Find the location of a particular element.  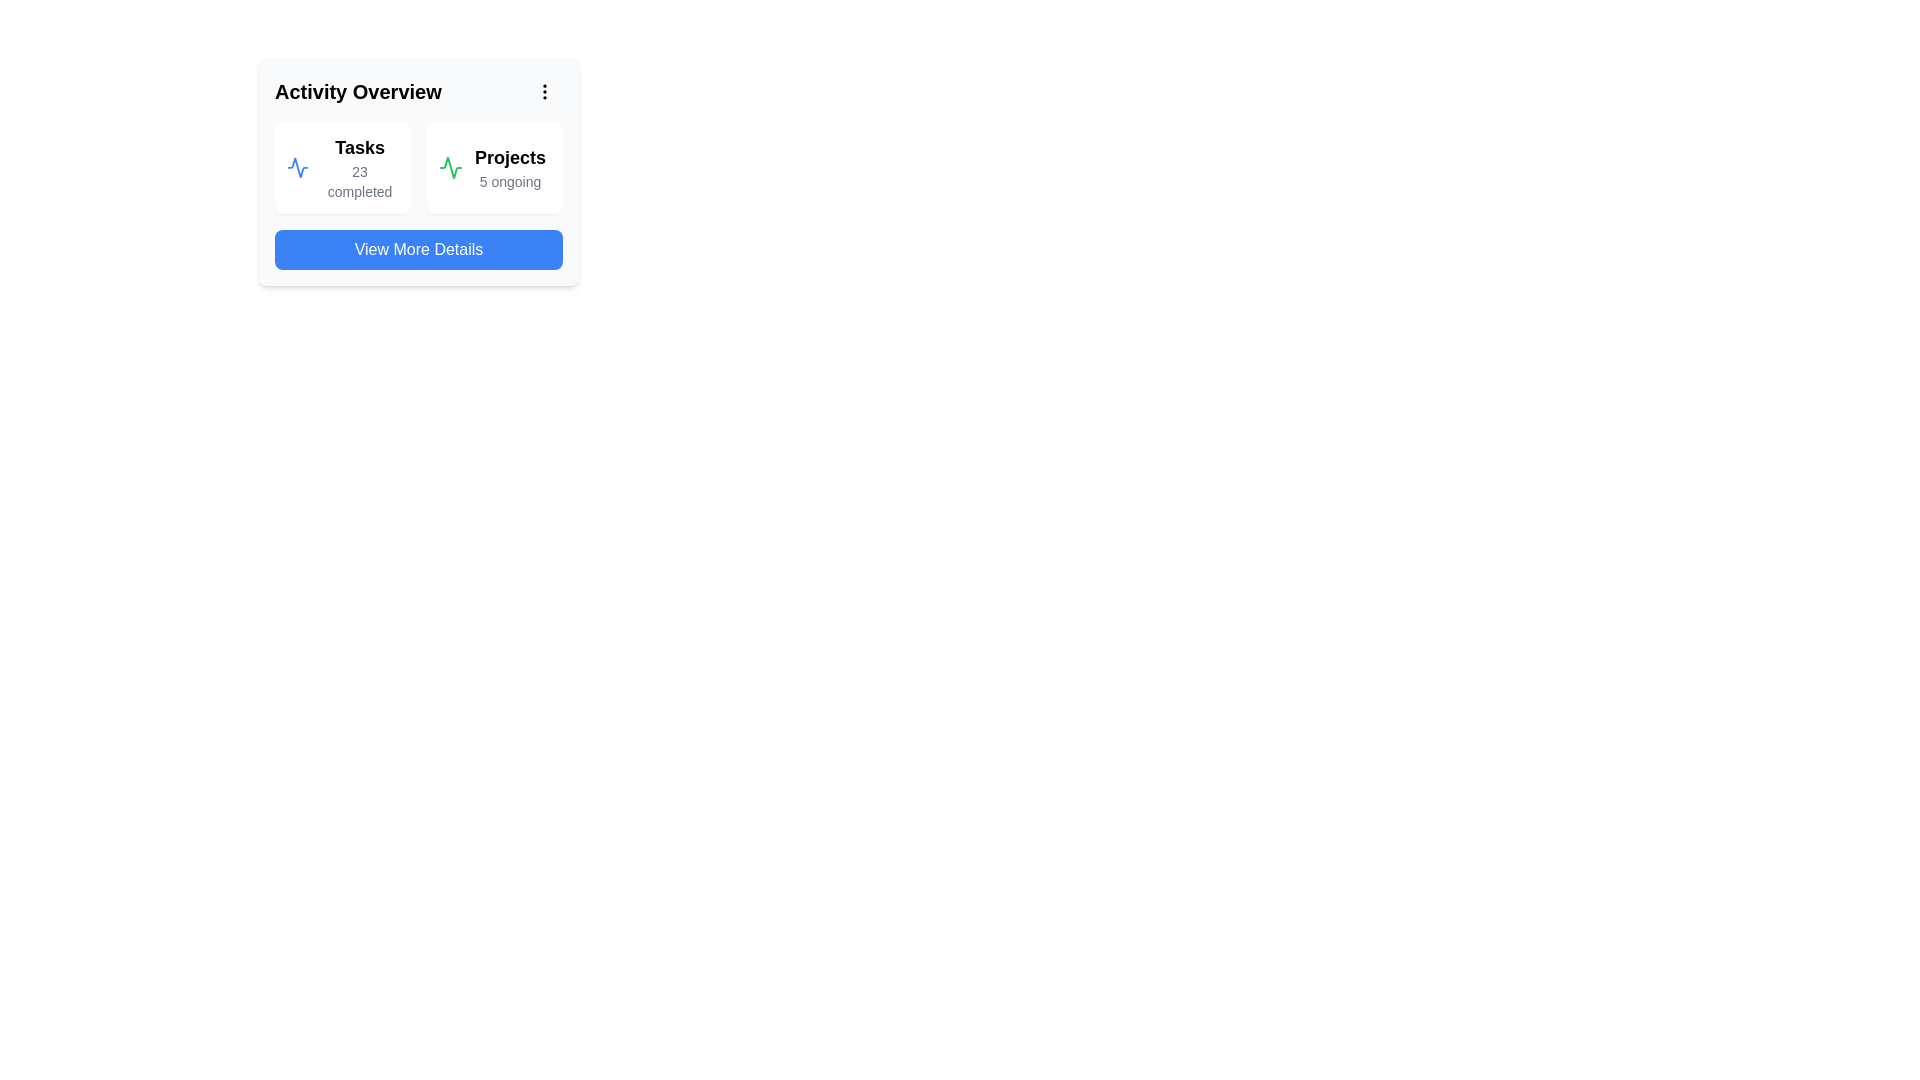

the blue waveform icon located to the left of the text 'Tasks' in the card-style layout to conceptually associate it with tasks is located at coordinates (297, 167).